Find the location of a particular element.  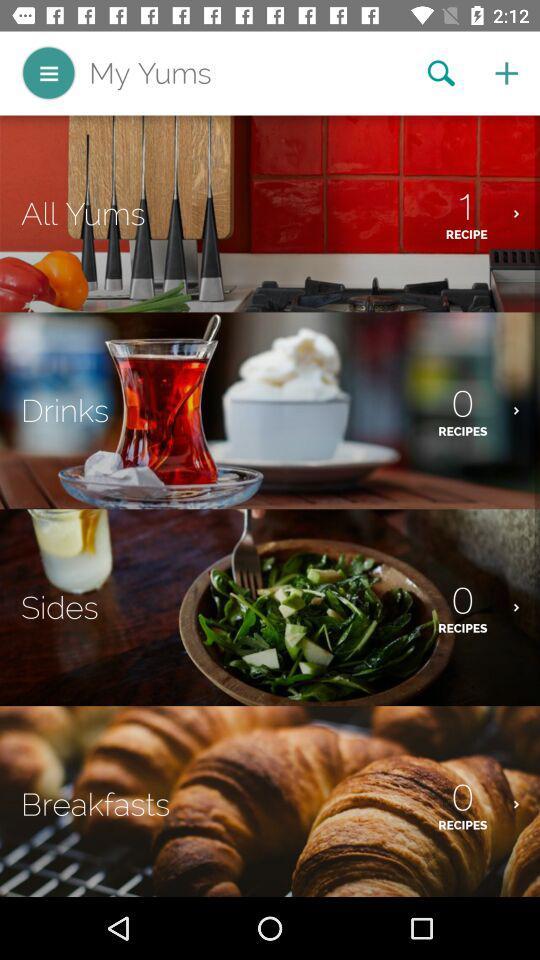

text that reads drinks is located at coordinates (65, 409).